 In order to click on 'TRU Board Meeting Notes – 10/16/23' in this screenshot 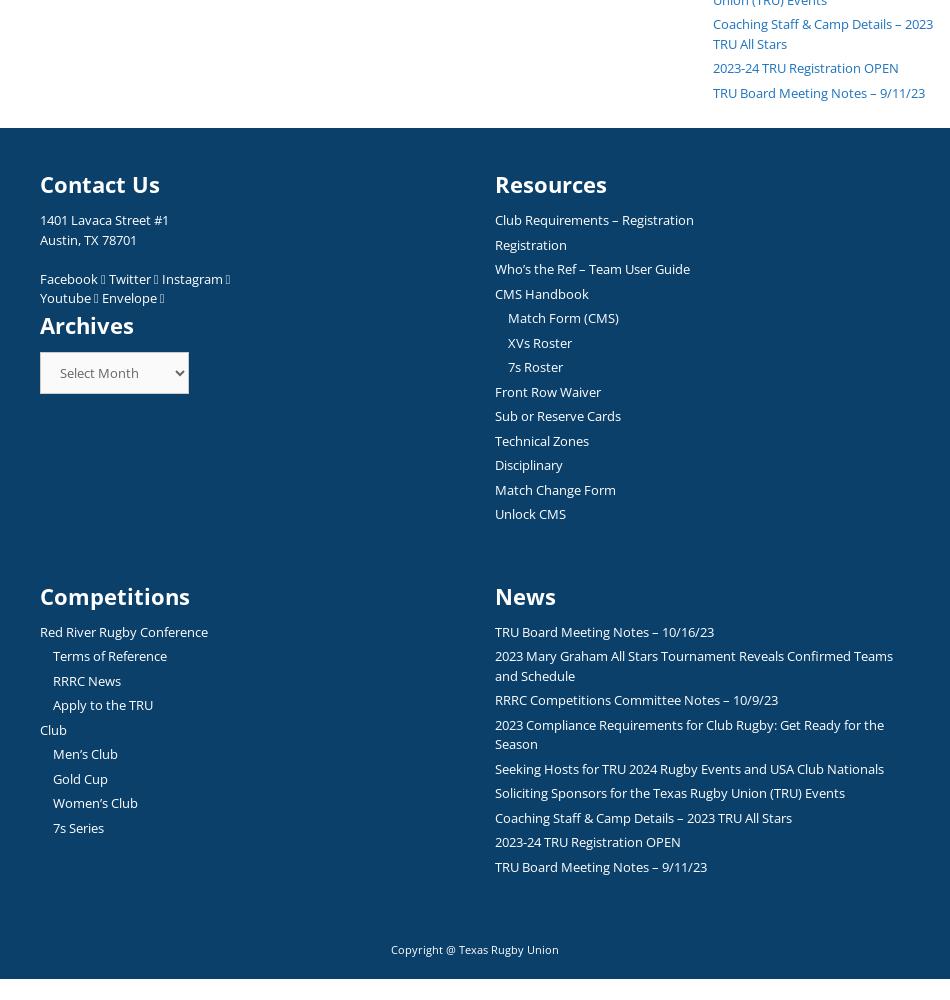, I will do `click(604, 631)`.